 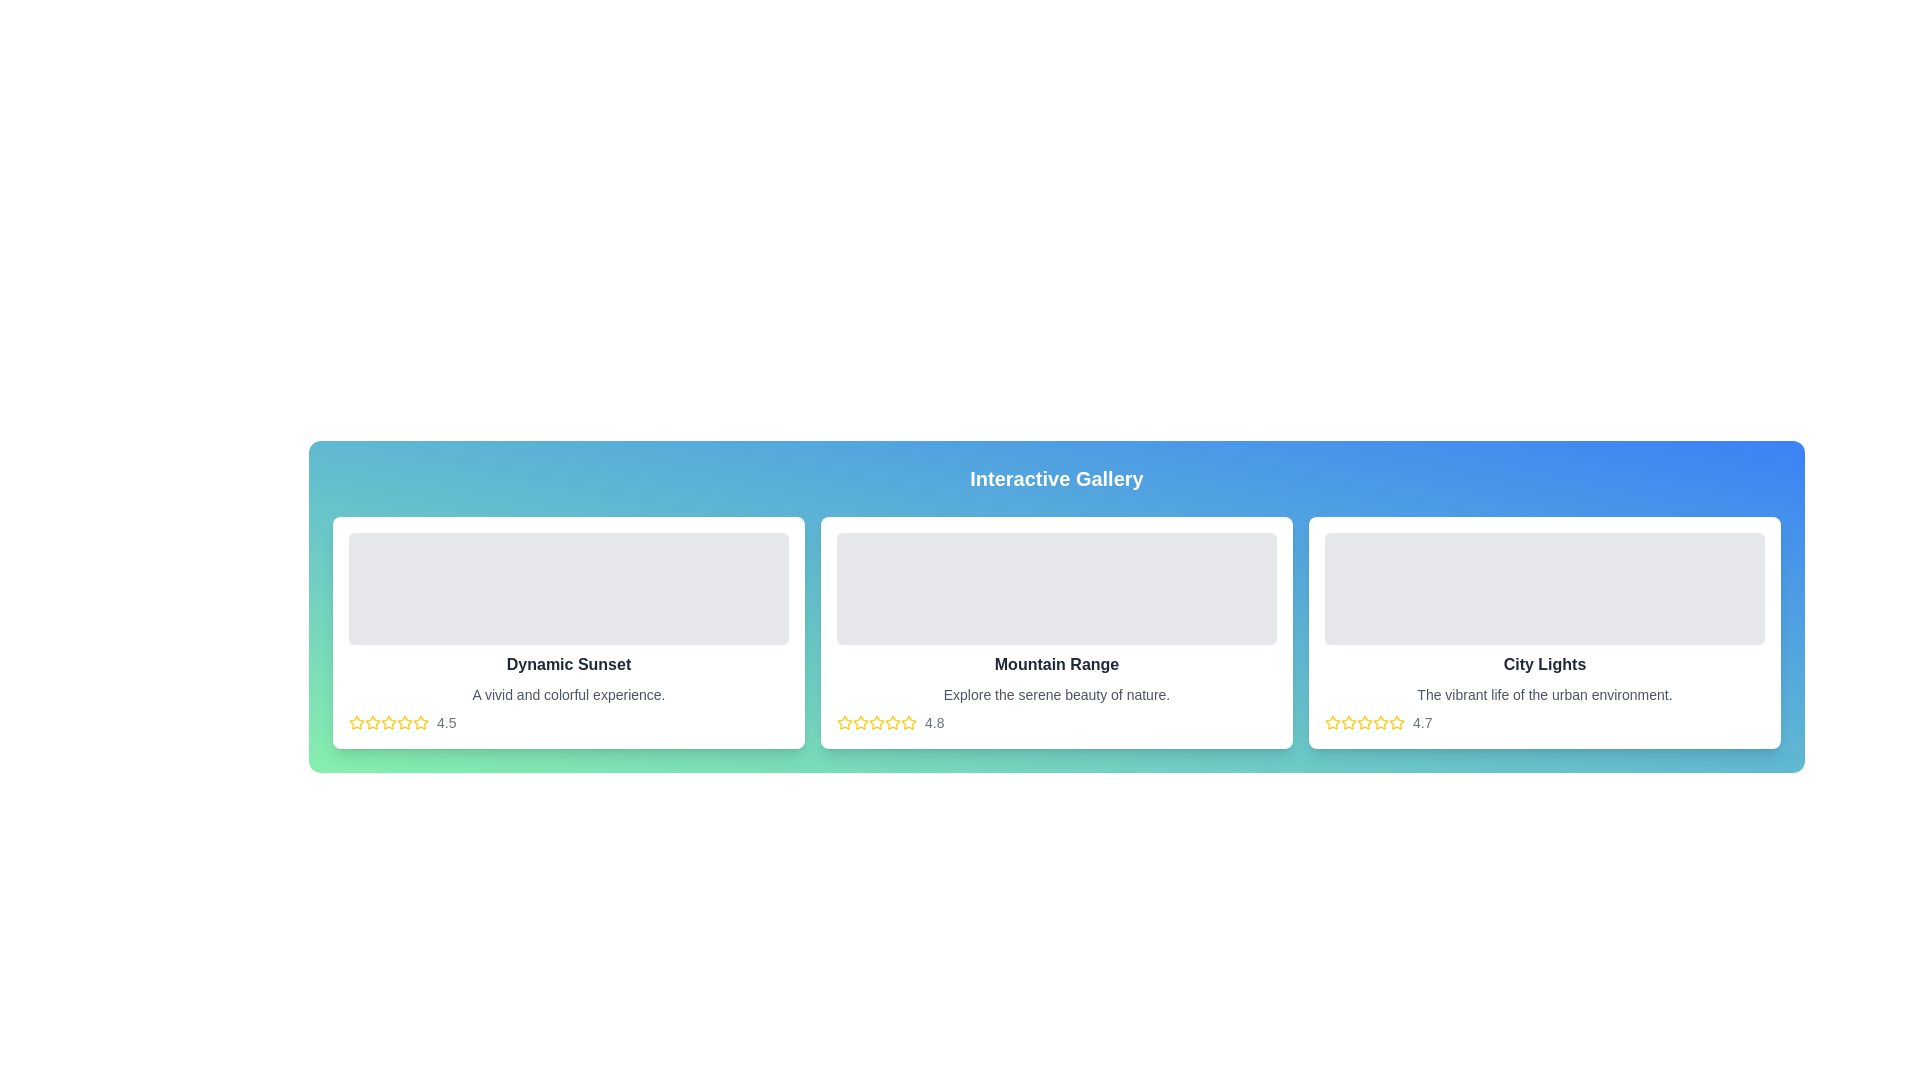 I want to click on the first star icon in the rating component for 'Mountain Range' that visually represents a rating of '4.8.', so click(x=860, y=722).